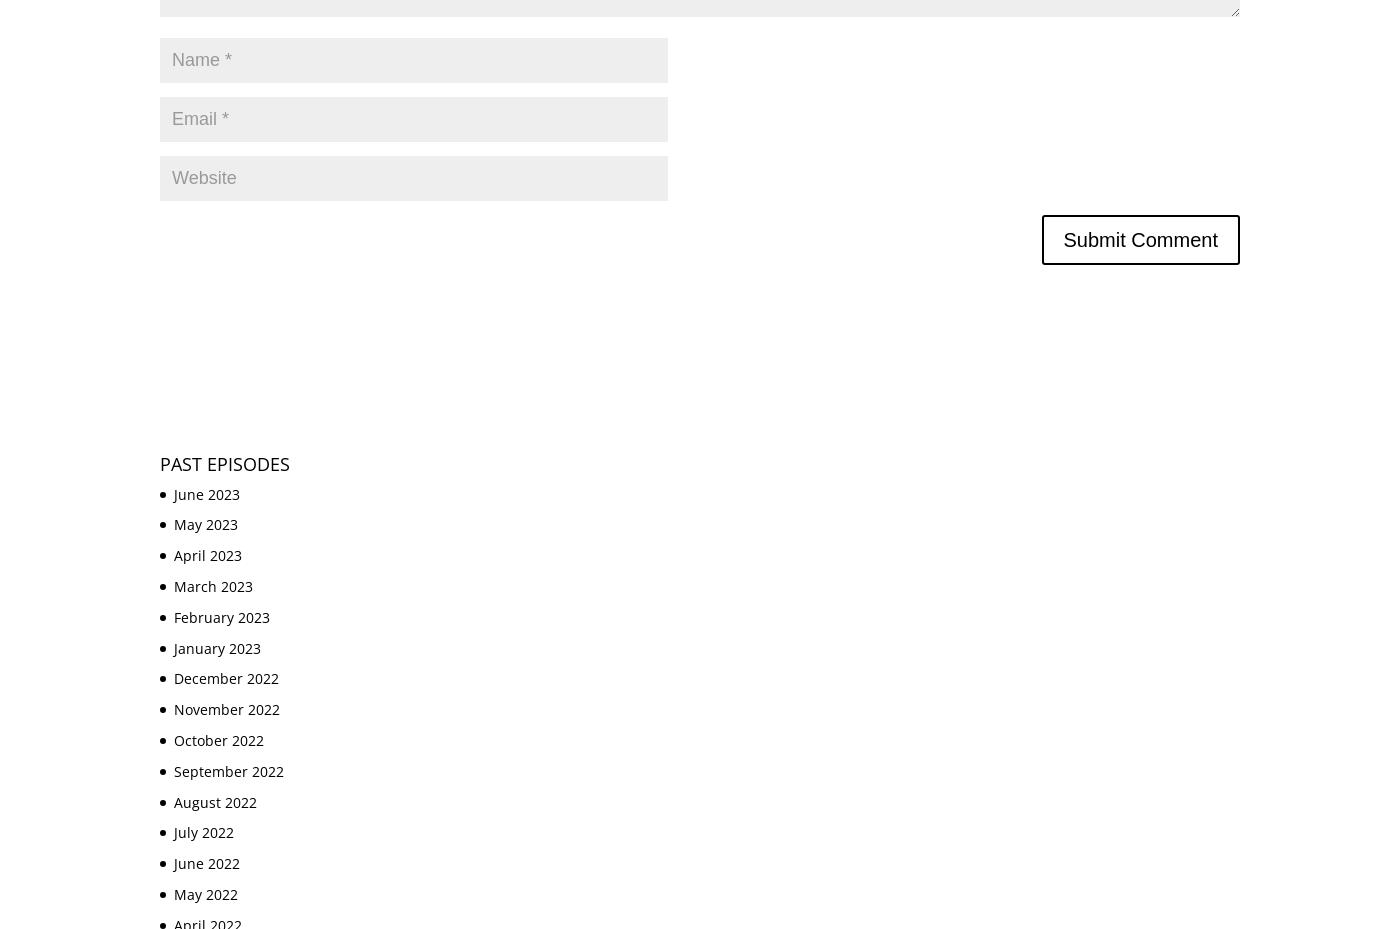 The image size is (1400, 929). What do you see at coordinates (208, 555) in the screenshot?
I see `'April 2023'` at bounding box center [208, 555].